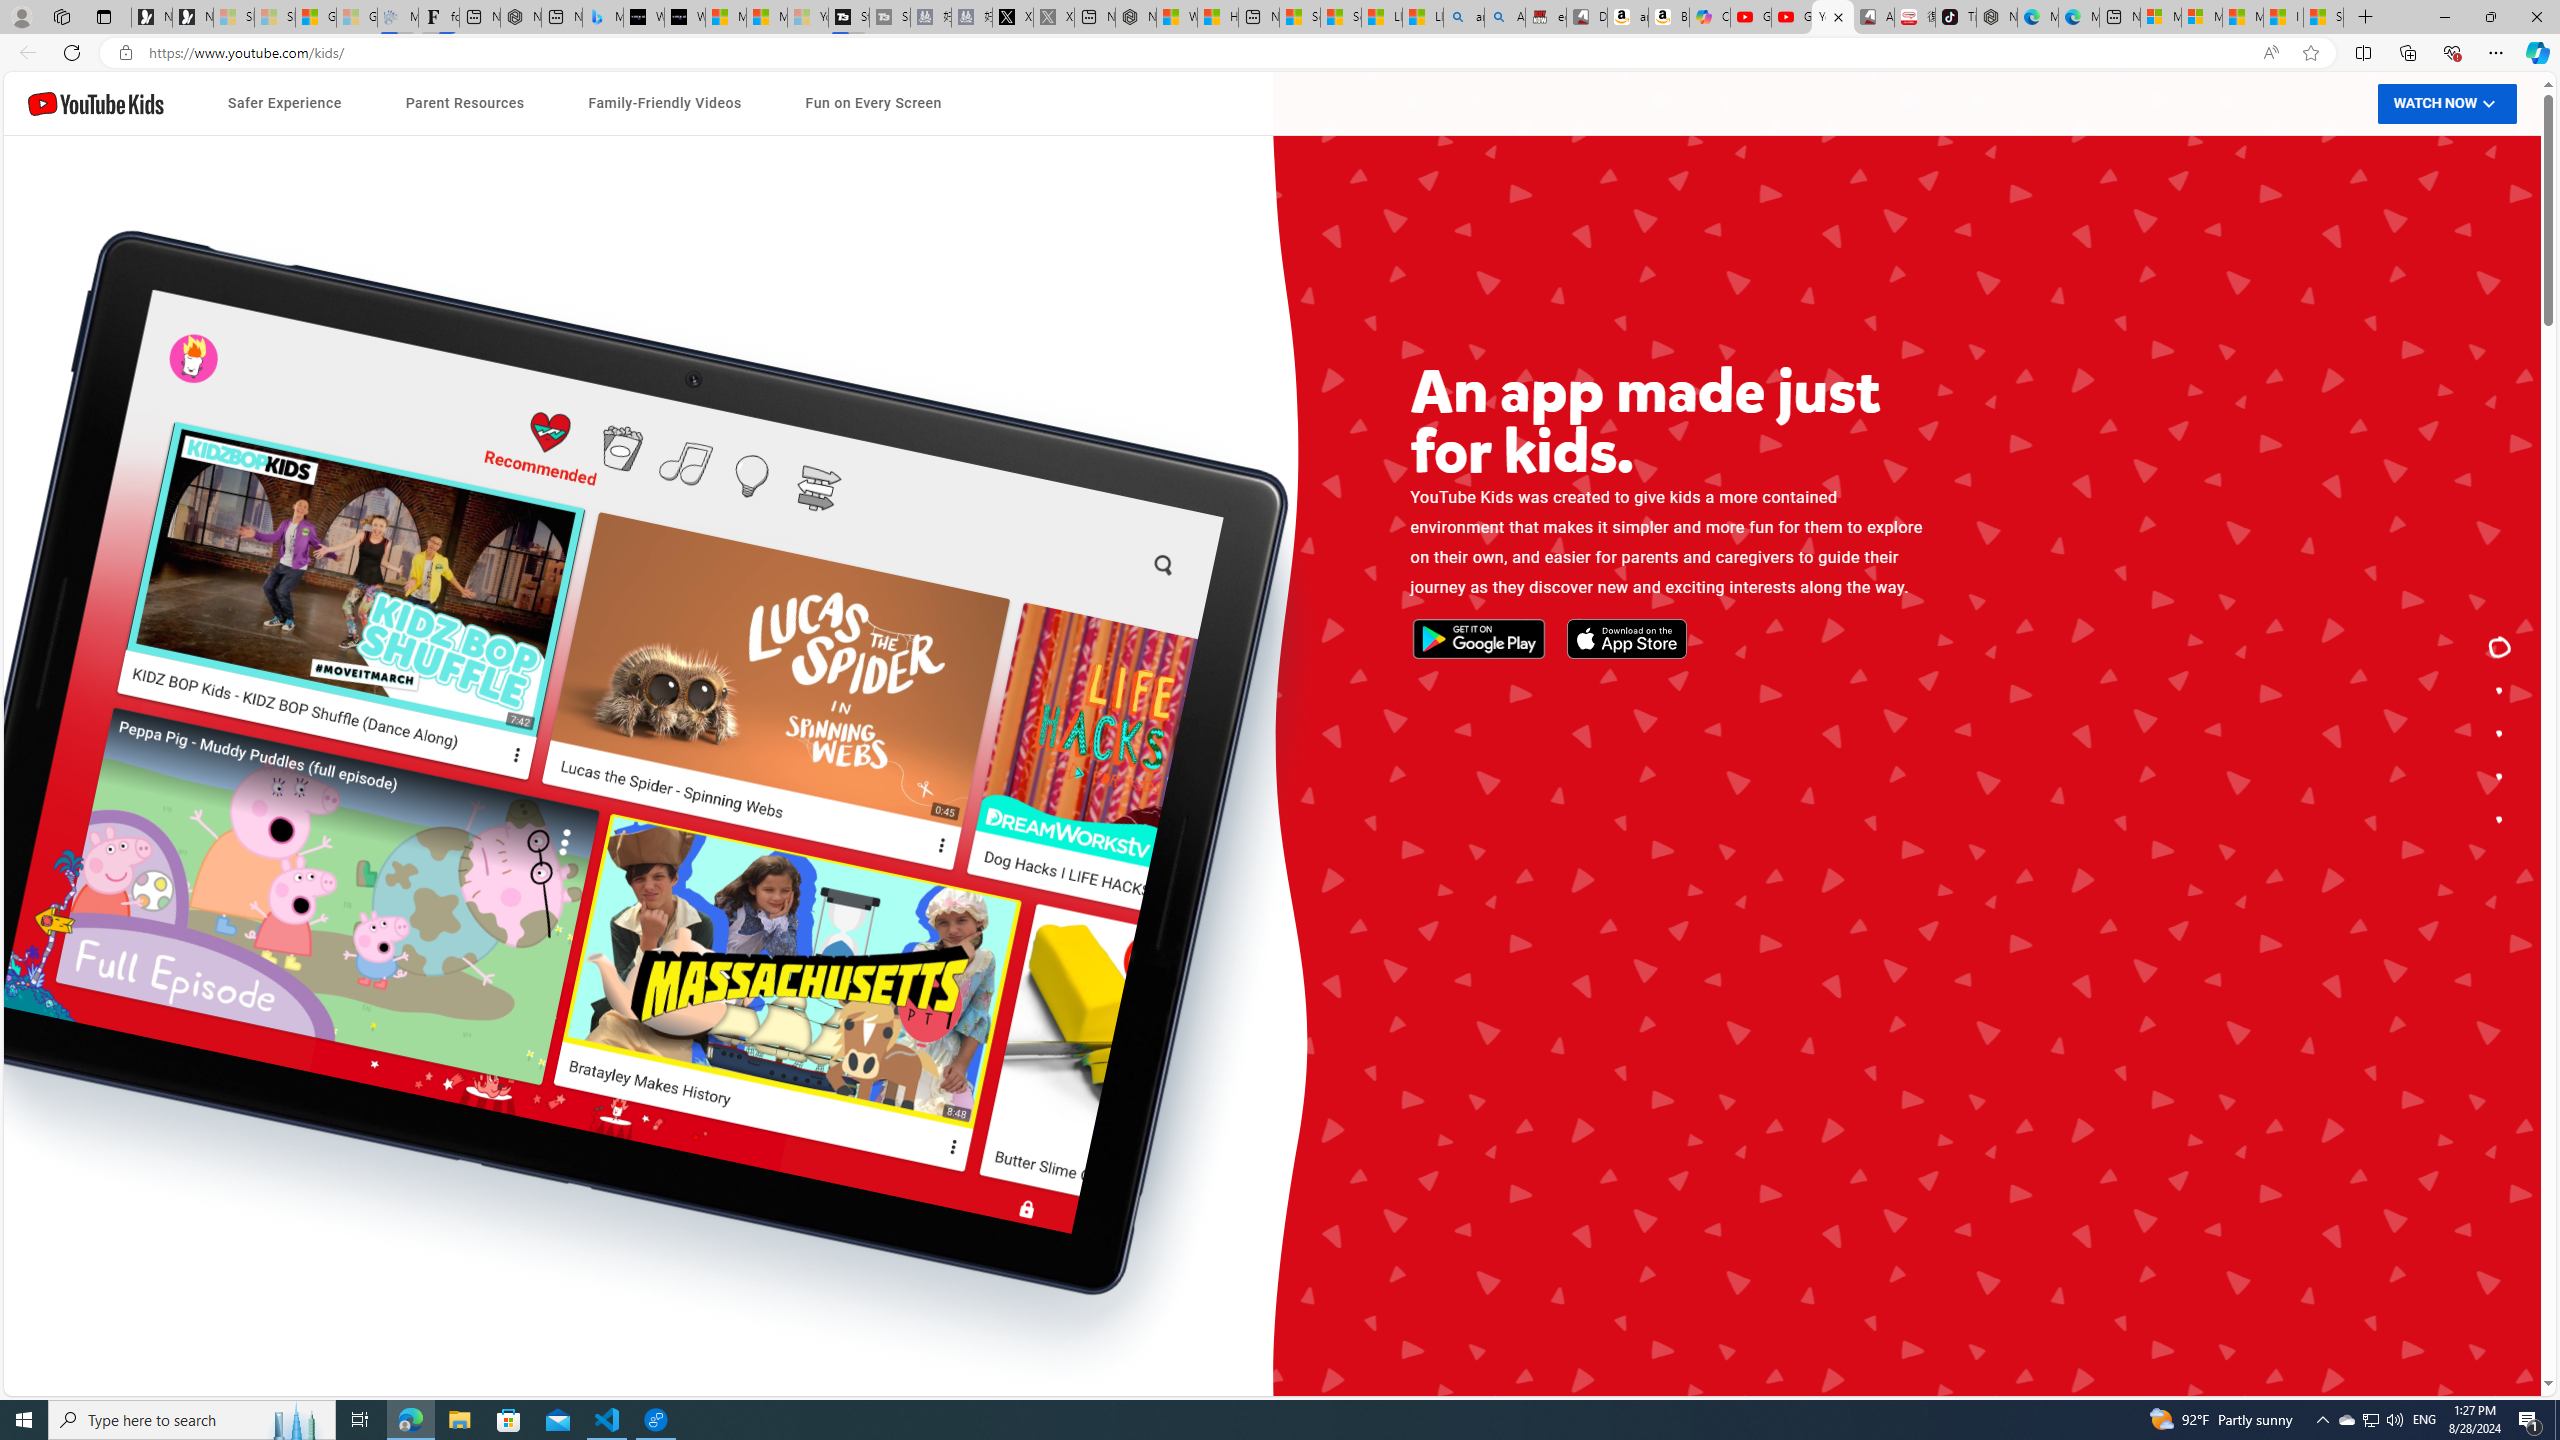 This screenshot has height=1440, width=2560. Describe the element at coordinates (847, 16) in the screenshot. I see `'Streaming Coverage | T3'` at that location.